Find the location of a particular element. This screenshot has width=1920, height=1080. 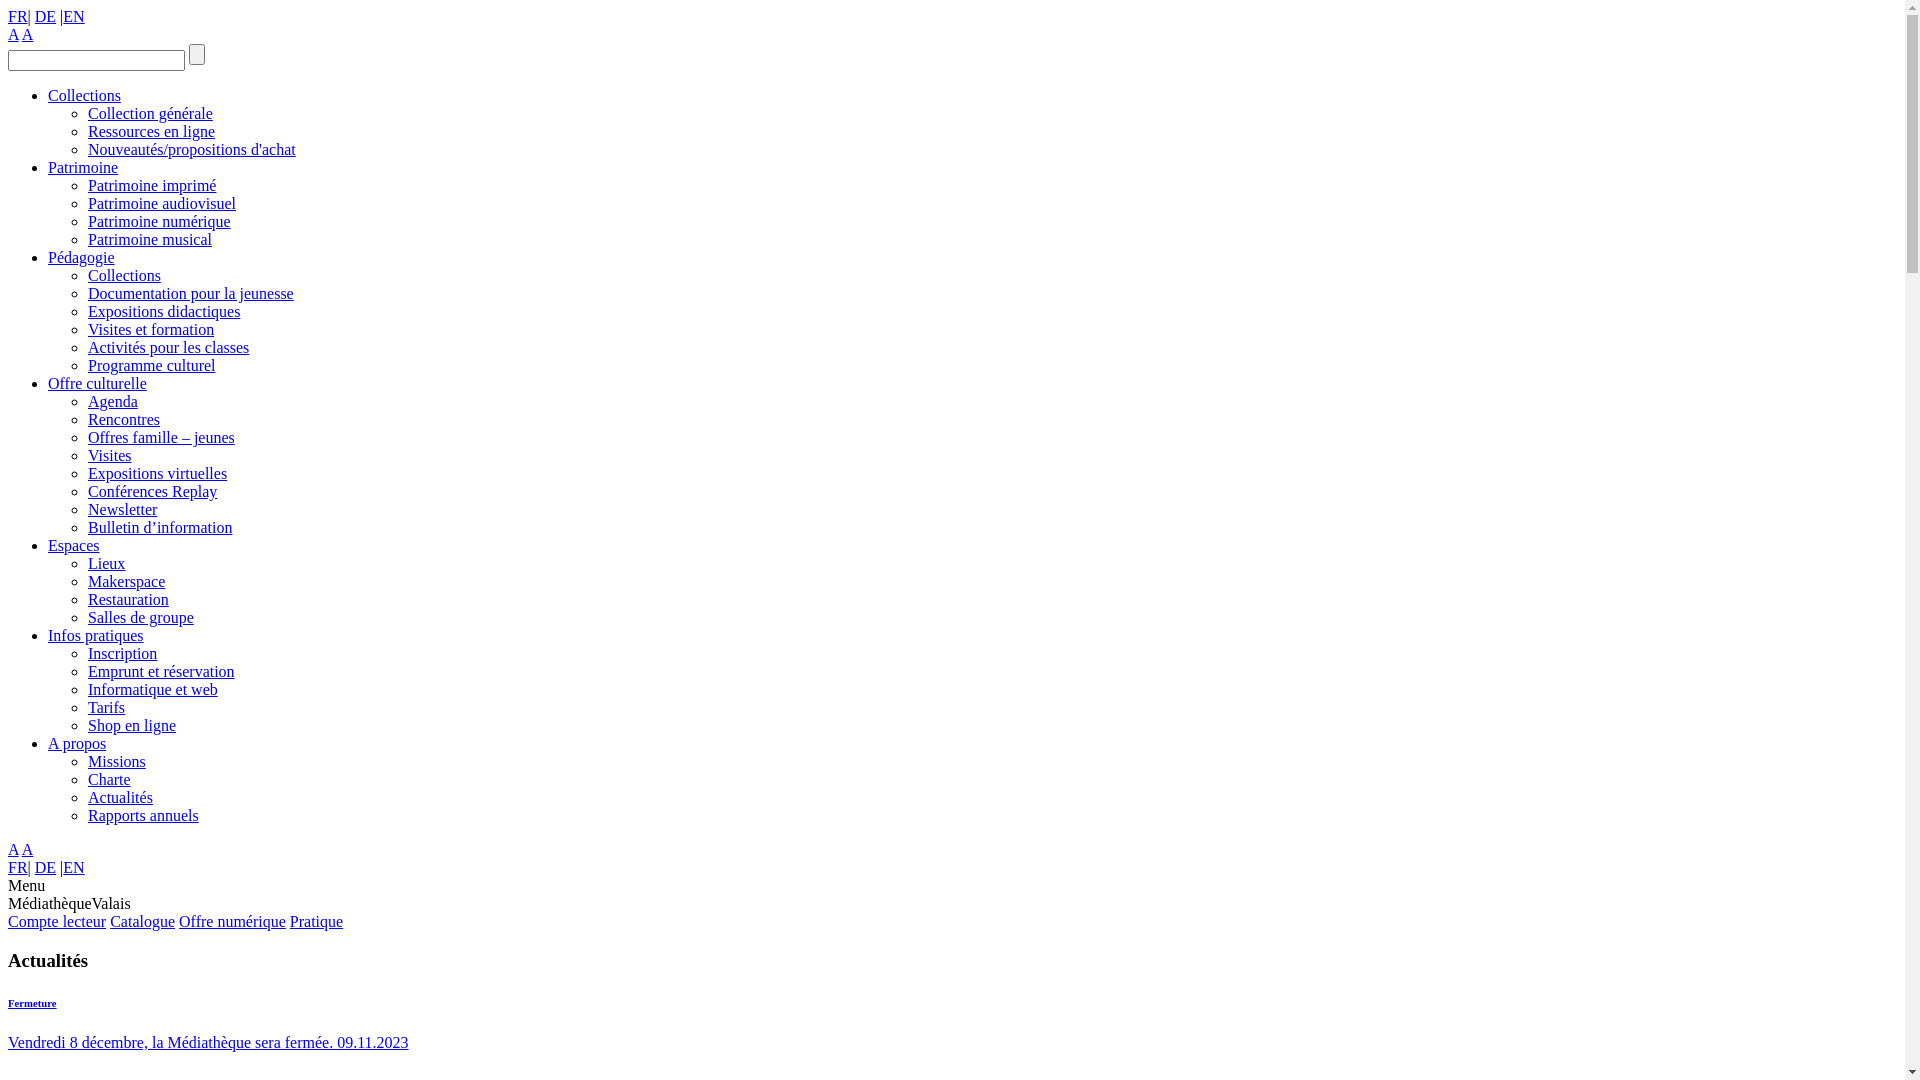

'Infos pratiques' is located at coordinates (95, 635).